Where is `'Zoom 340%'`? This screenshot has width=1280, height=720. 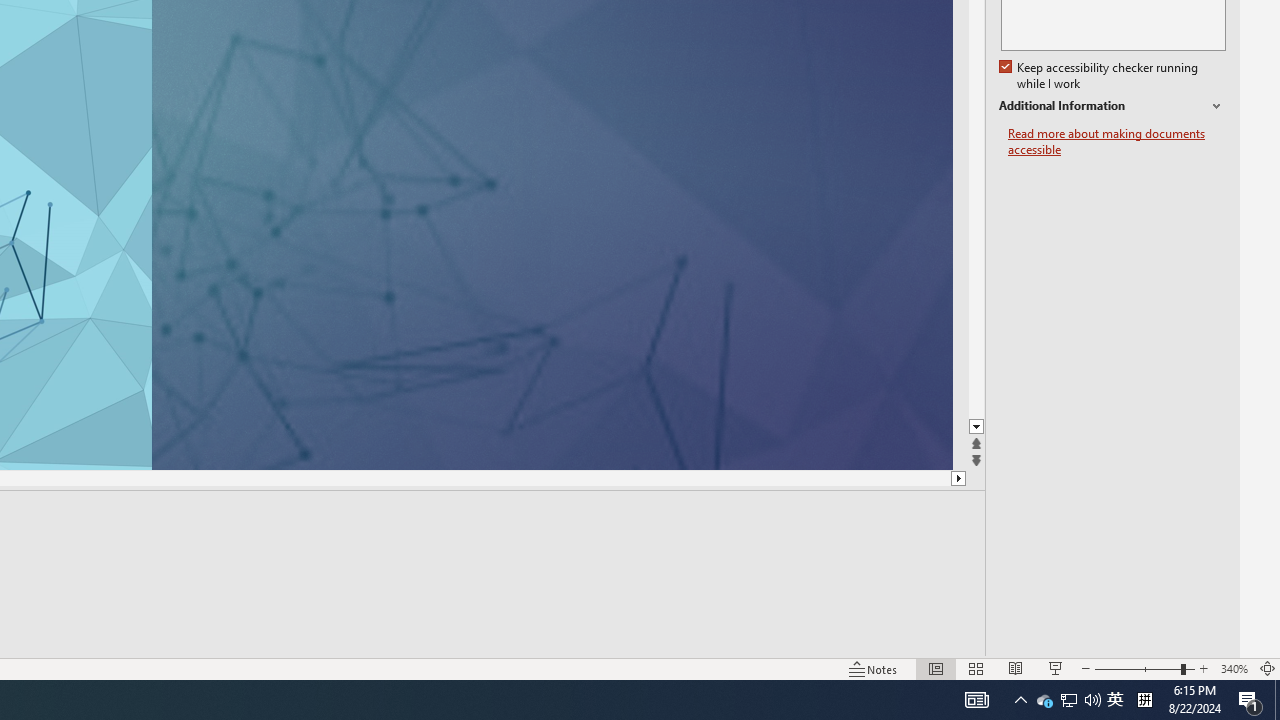 'Zoom 340%' is located at coordinates (1233, 669).